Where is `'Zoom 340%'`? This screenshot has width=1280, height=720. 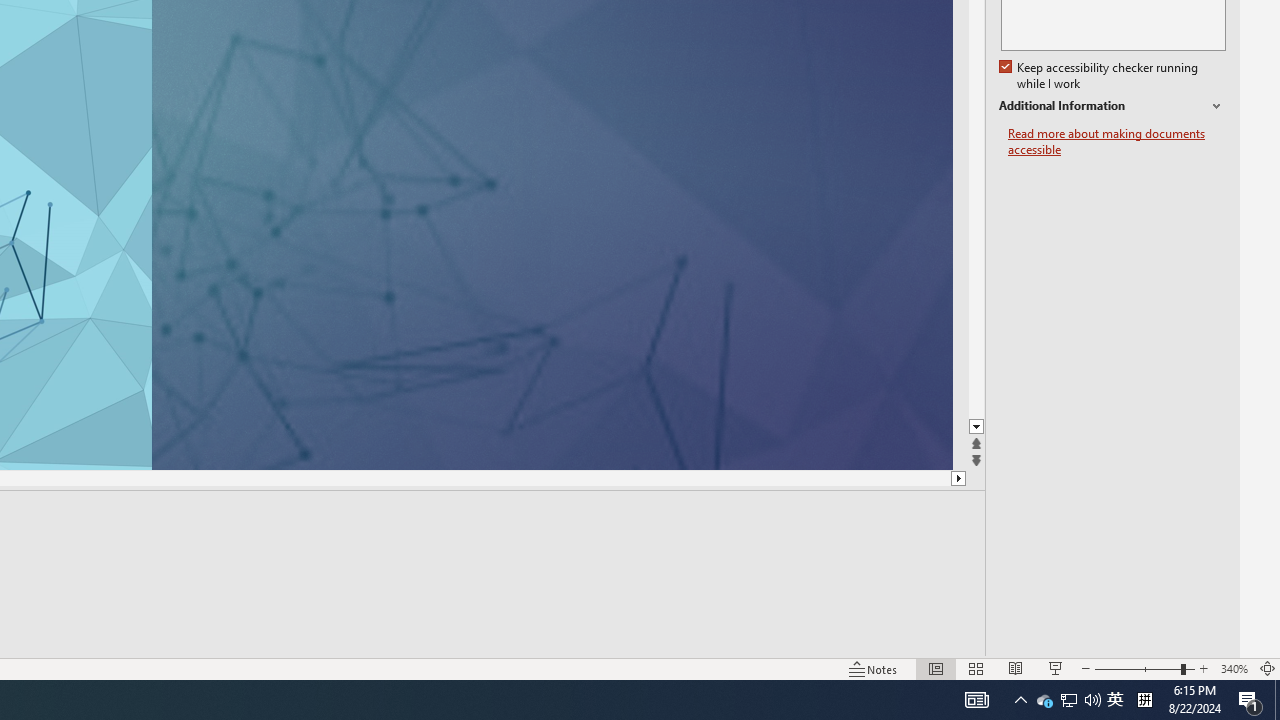 'Zoom 340%' is located at coordinates (1233, 669).